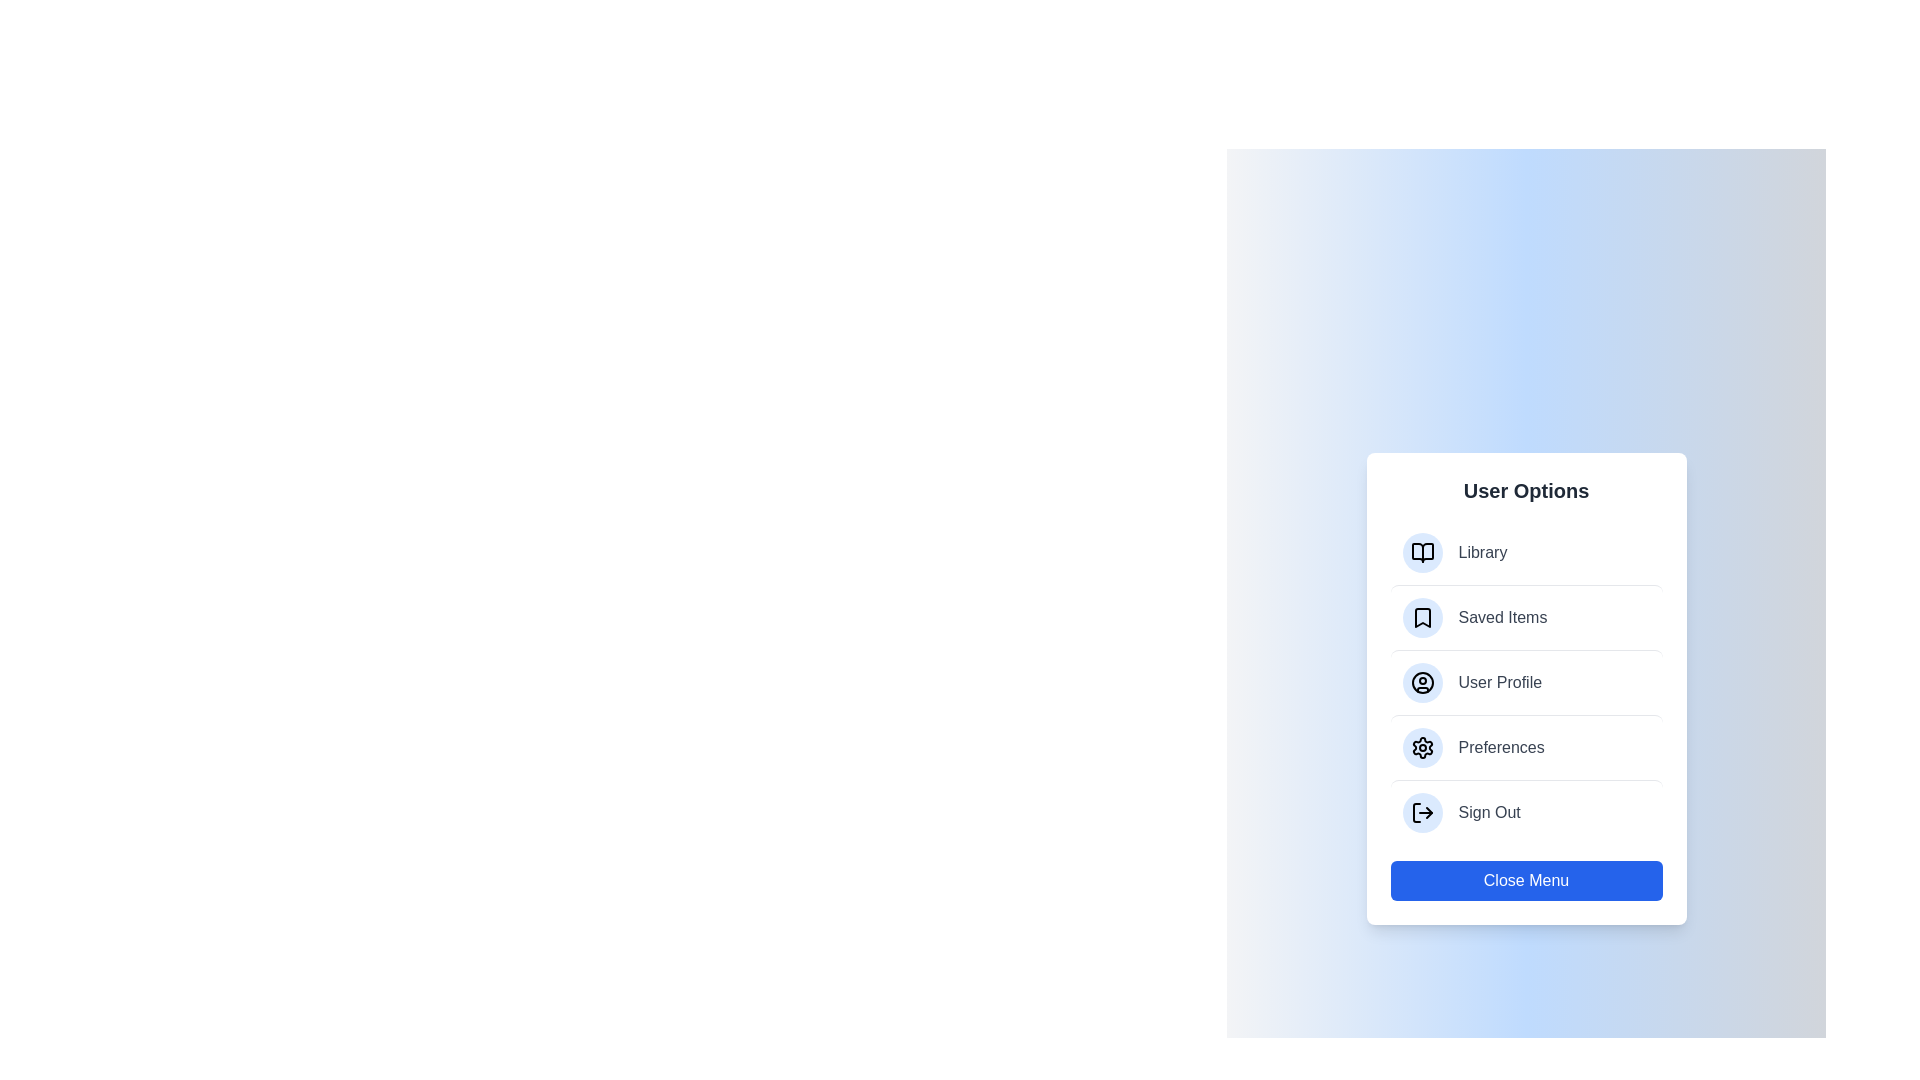 Image resolution: width=1920 pixels, height=1080 pixels. Describe the element at coordinates (1525, 552) in the screenshot. I see `the menu item Library from the ModernUserMenu` at that location.